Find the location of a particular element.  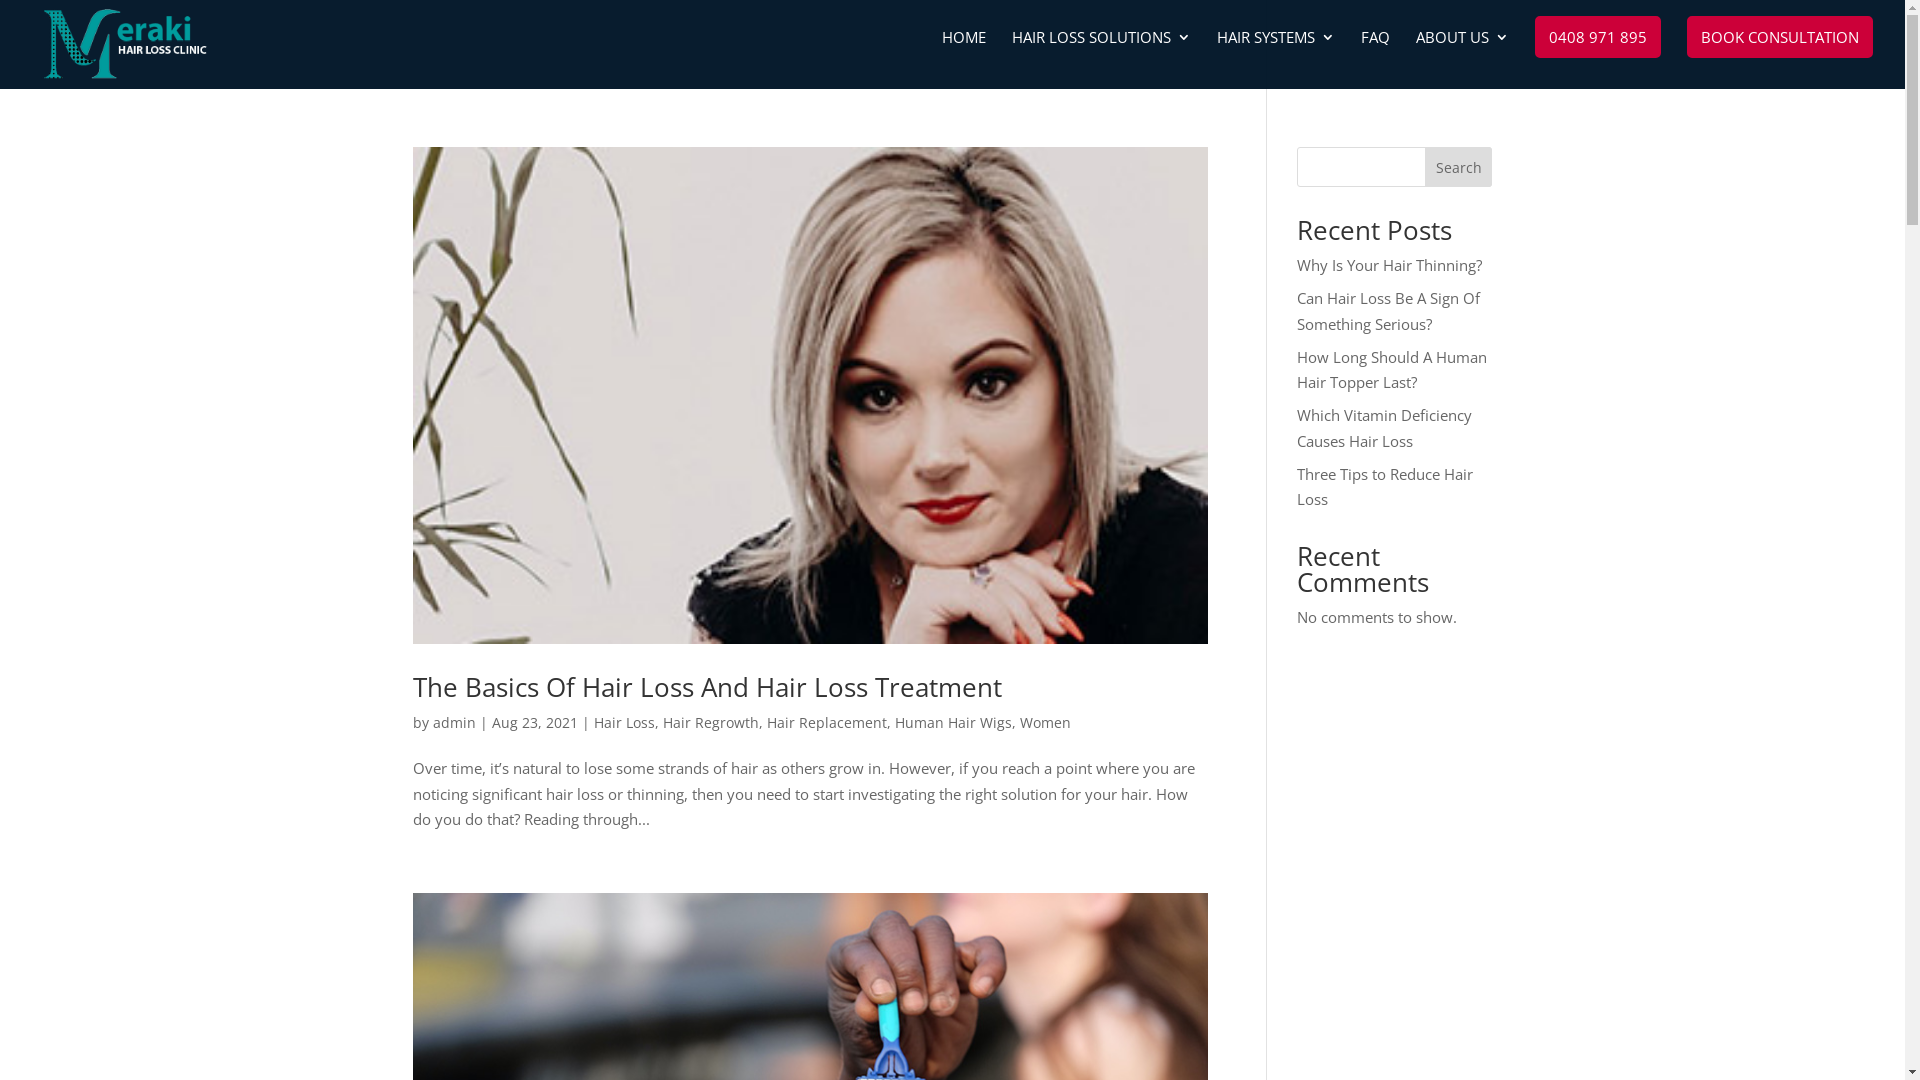

'Hair Regrowth' is located at coordinates (710, 722).